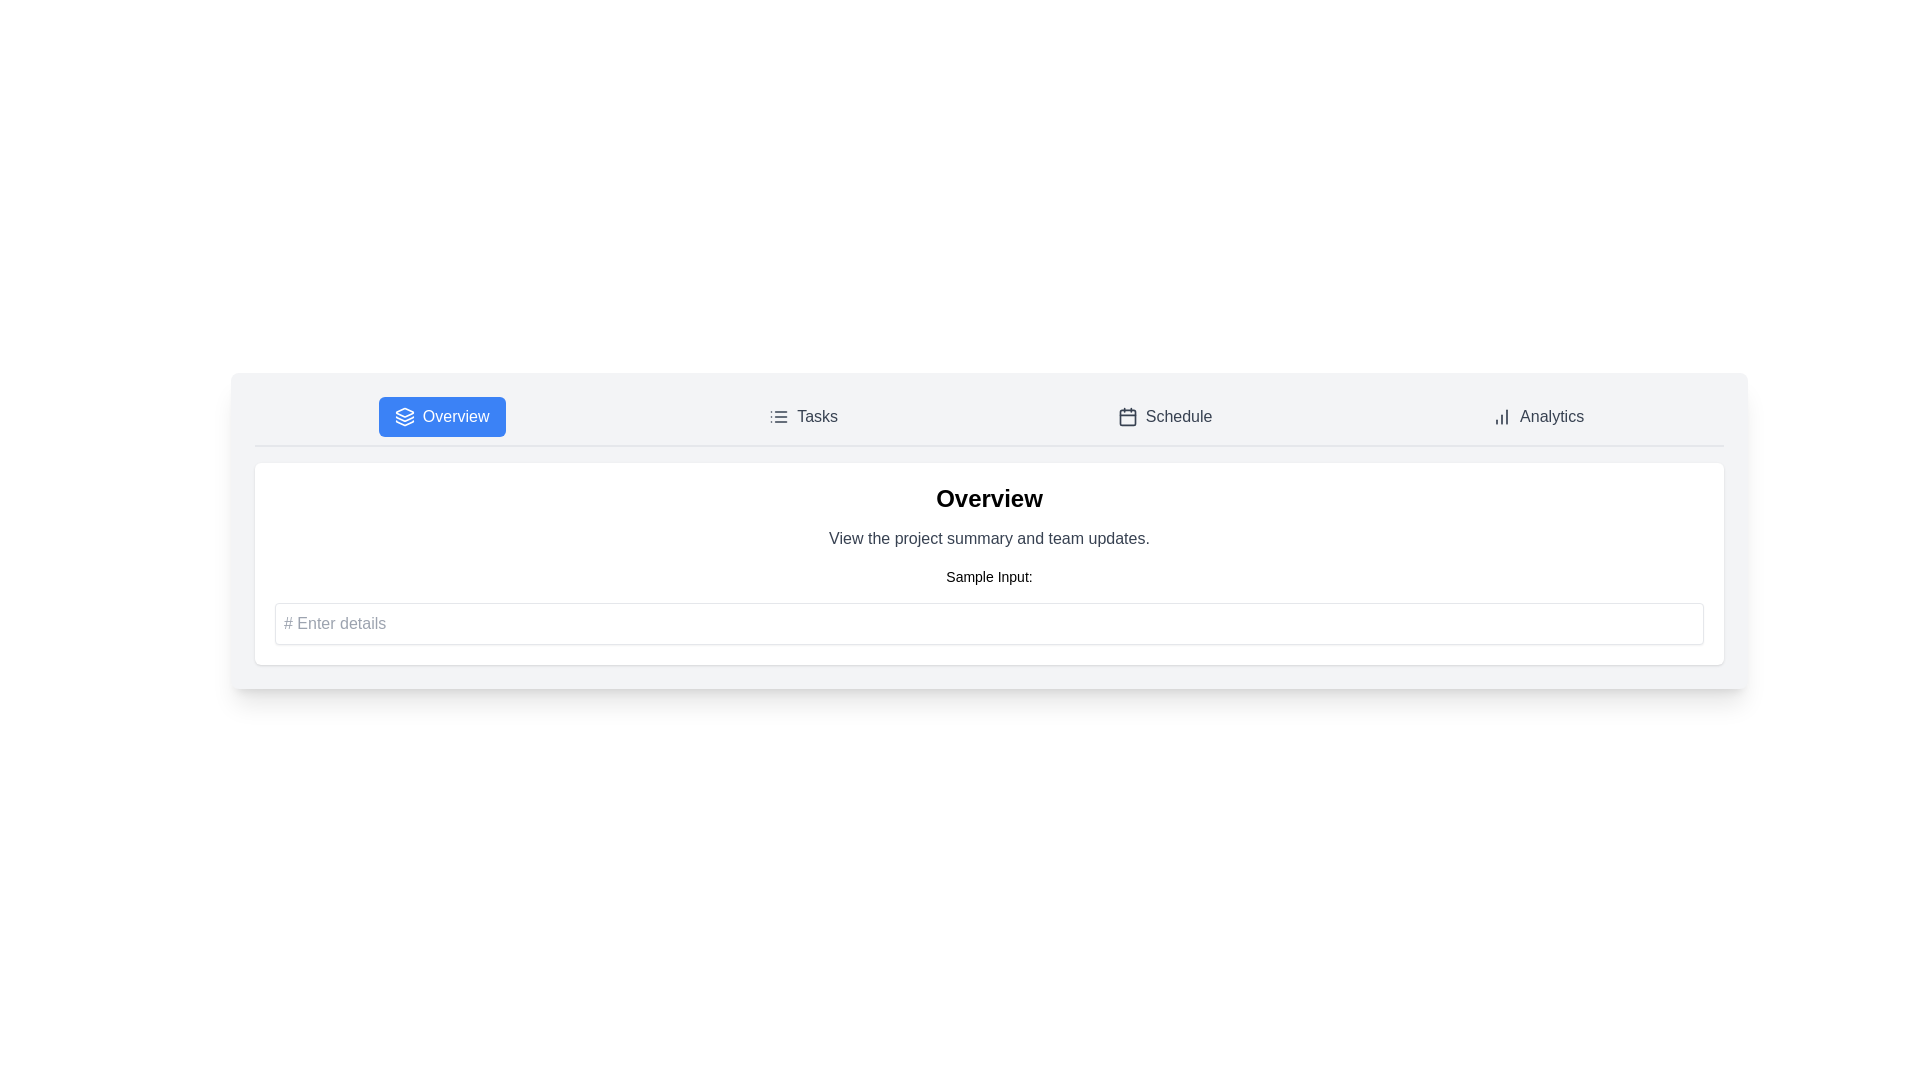 The image size is (1920, 1080). Describe the element at coordinates (440, 415) in the screenshot. I see `the tab labeled Overview` at that location.